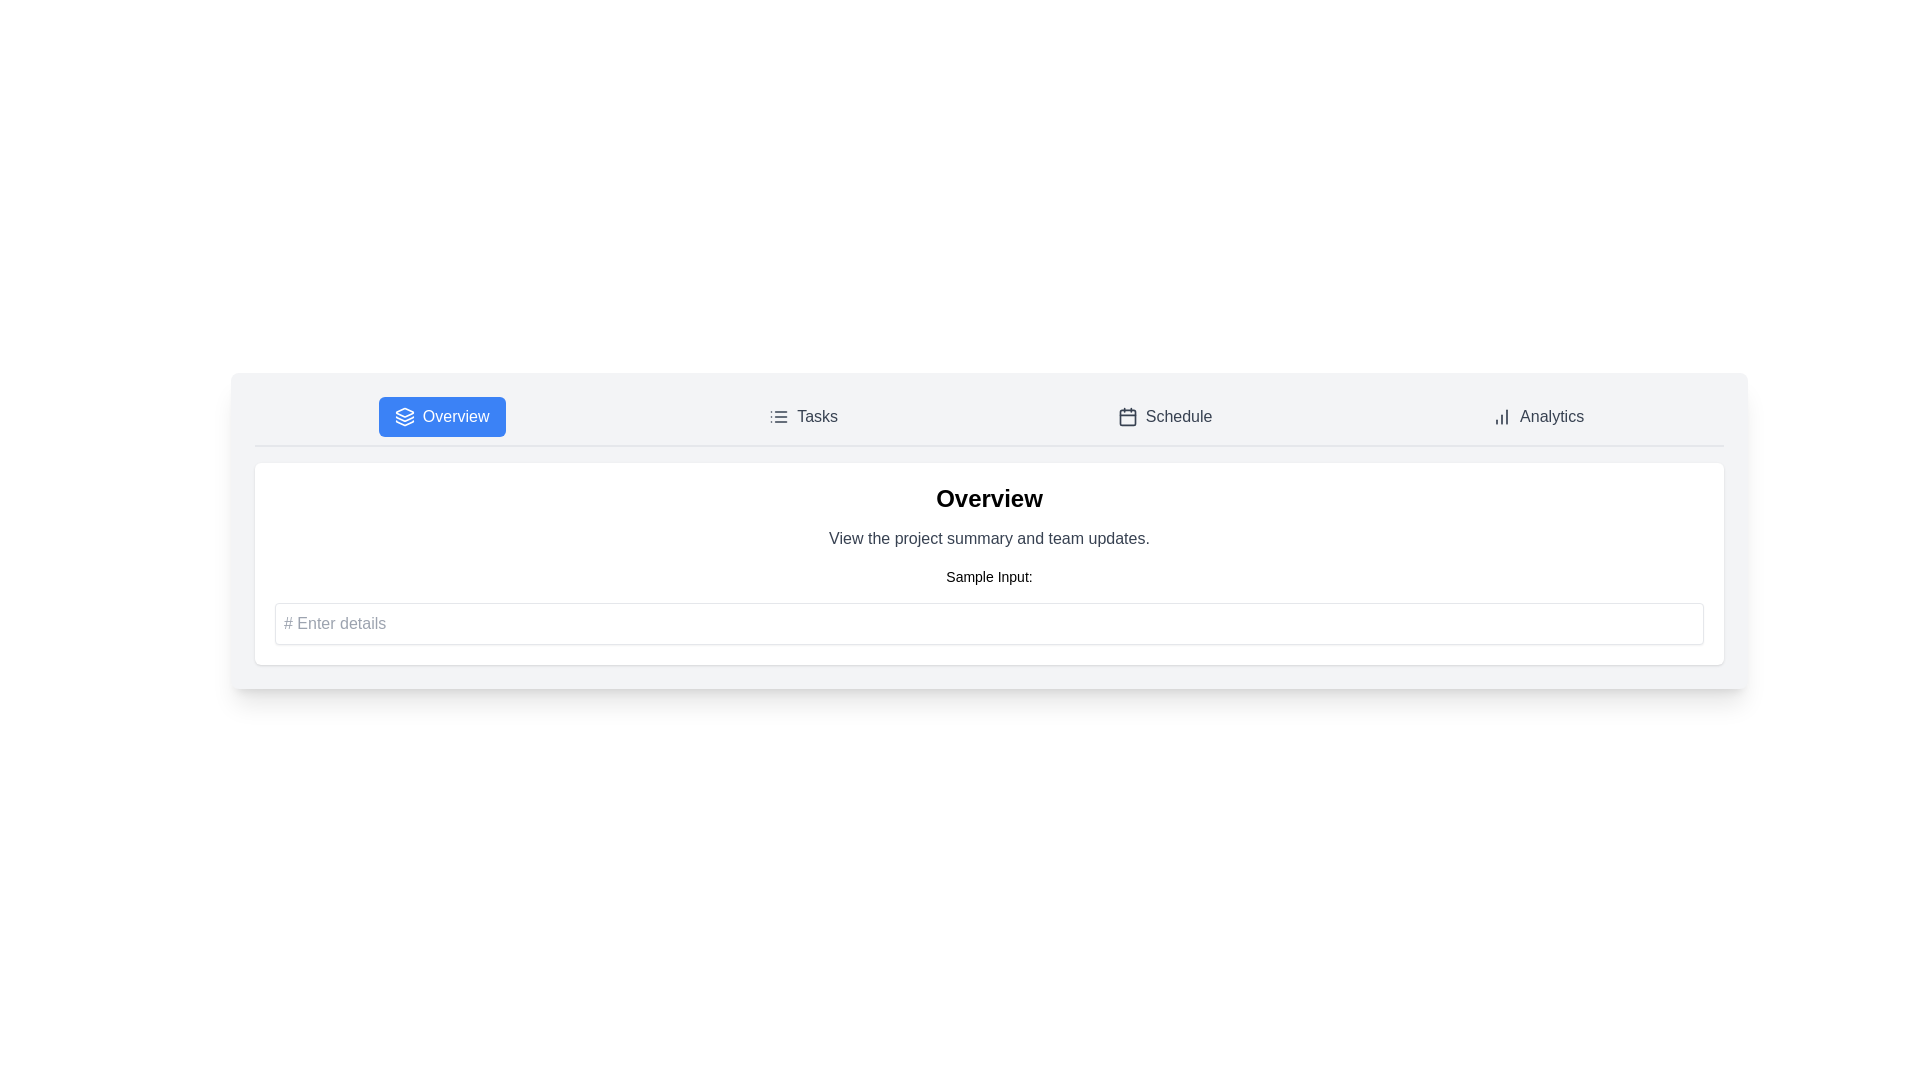 The image size is (1920, 1080). Describe the element at coordinates (440, 415) in the screenshot. I see `the tab labeled Overview` at that location.